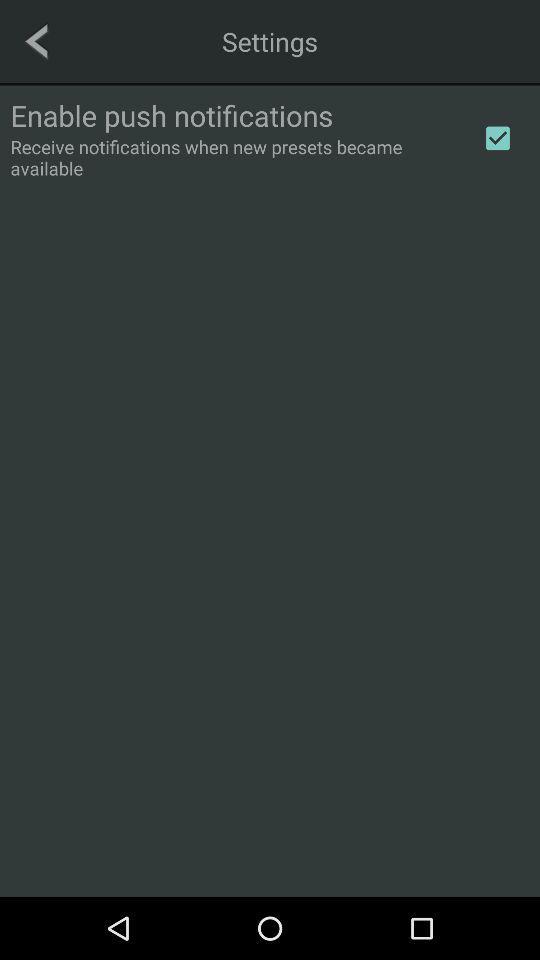  What do you see at coordinates (36, 40) in the screenshot?
I see `the arrow_backward icon` at bounding box center [36, 40].